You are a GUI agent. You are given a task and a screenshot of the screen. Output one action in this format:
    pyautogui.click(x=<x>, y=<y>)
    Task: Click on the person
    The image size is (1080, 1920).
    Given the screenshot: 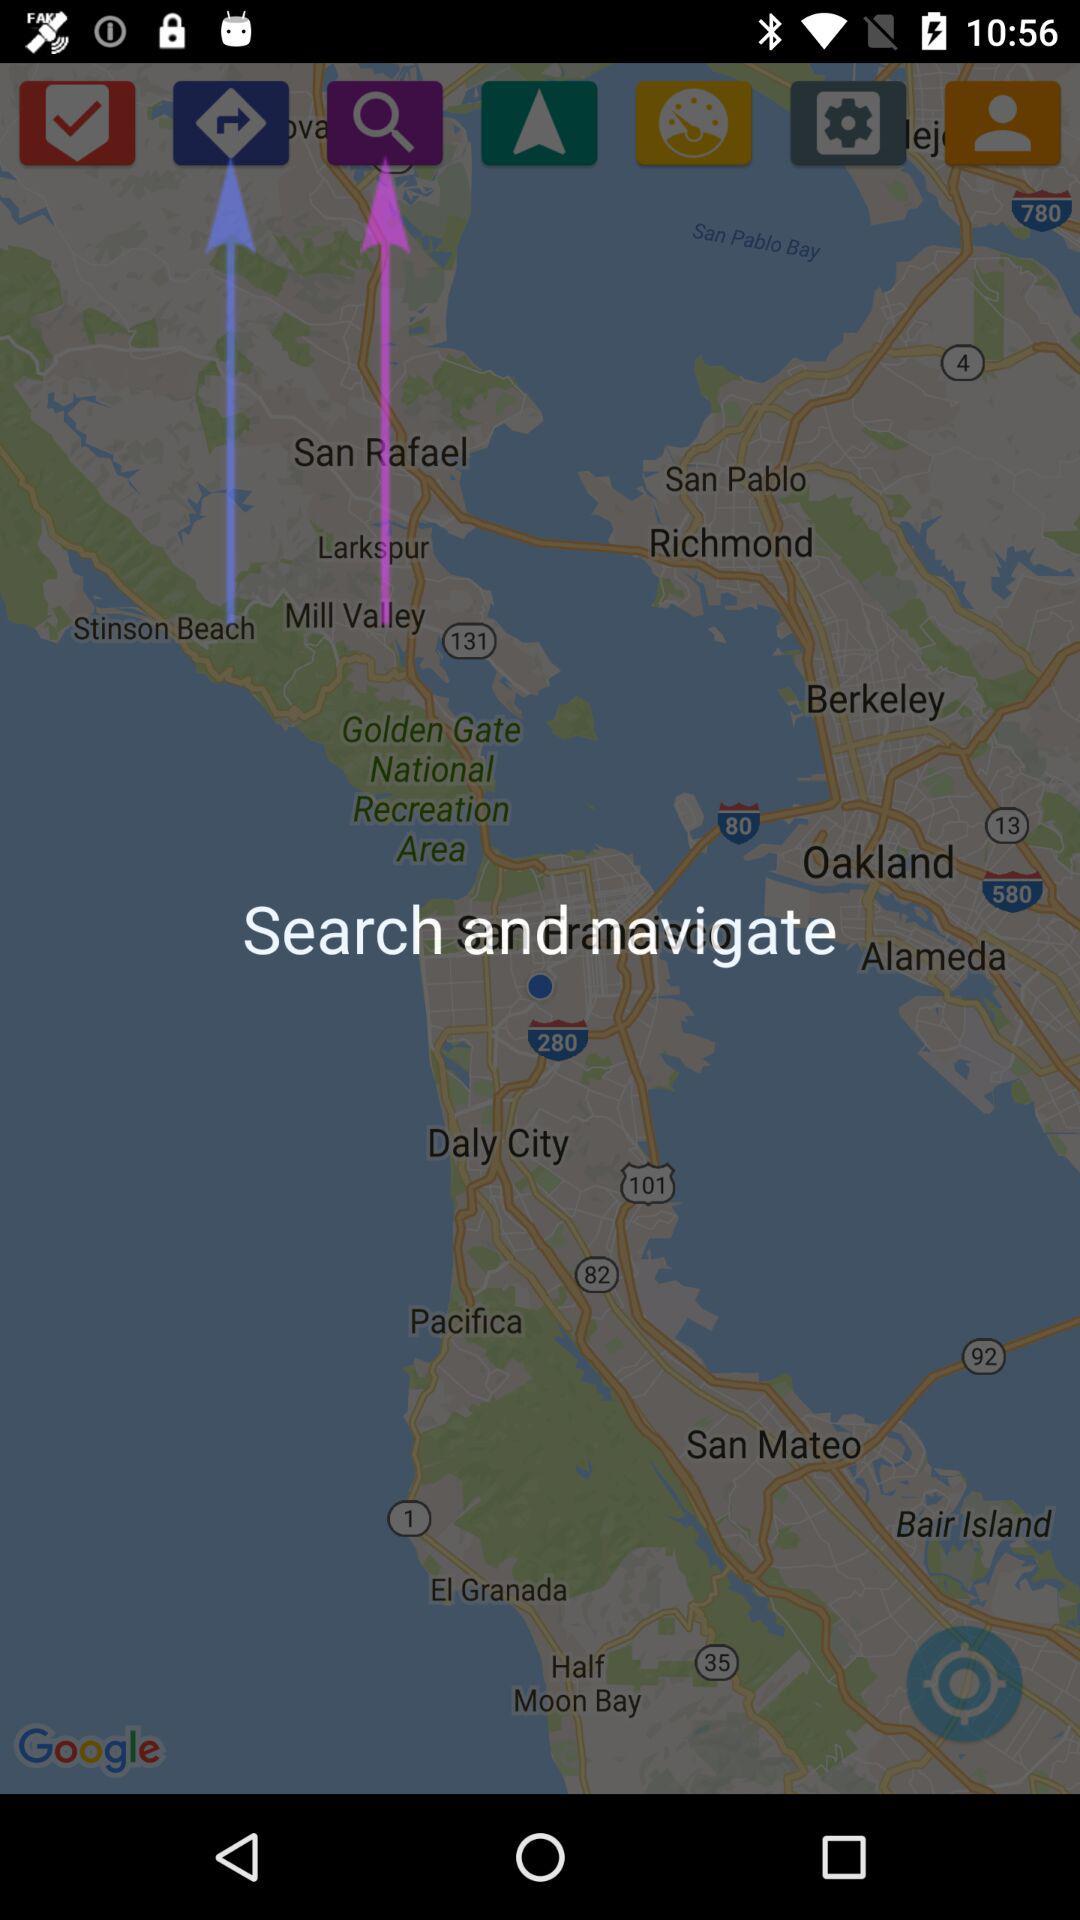 What is the action you would take?
    pyautogui.click(x=1002, y=121)
    